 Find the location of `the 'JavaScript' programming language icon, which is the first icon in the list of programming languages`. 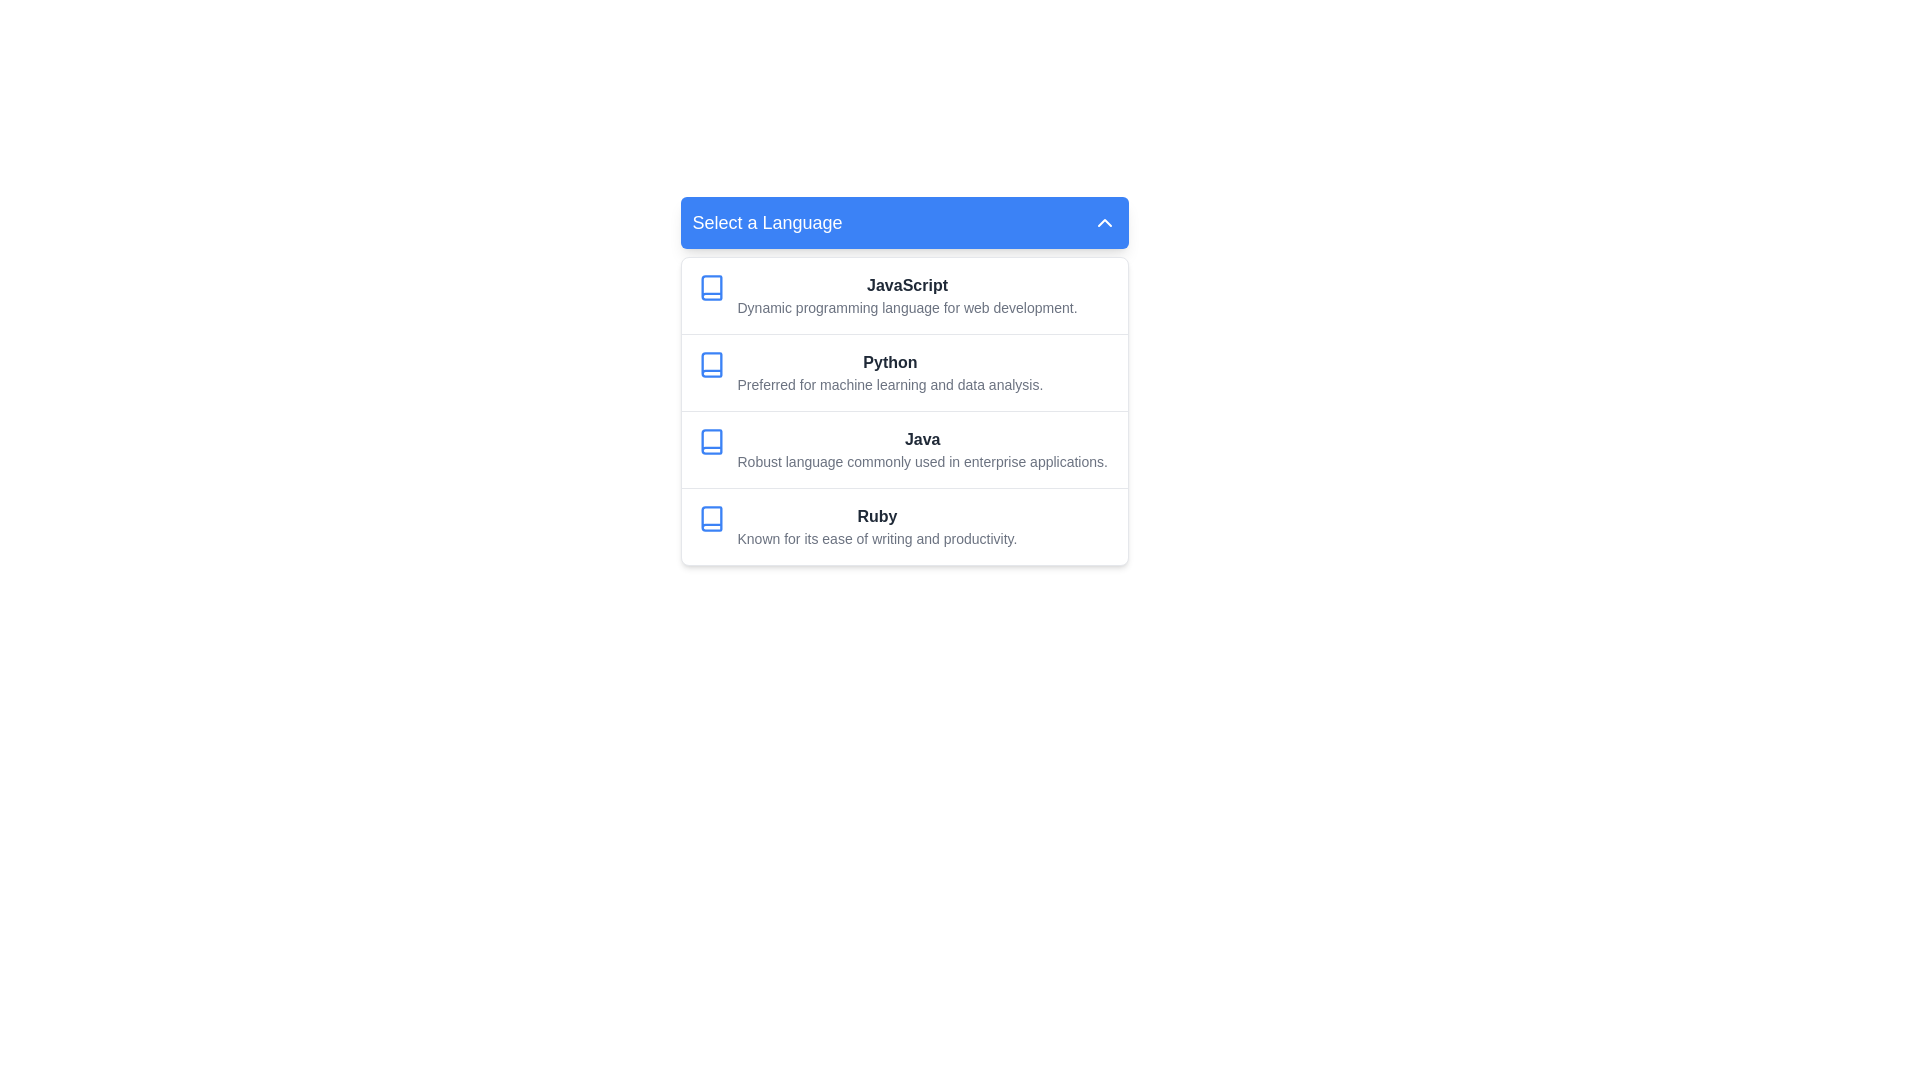

the 'JavaScript' programming language icon, which is the first icon in the list of programming languages is located at coordinates (711, 288).